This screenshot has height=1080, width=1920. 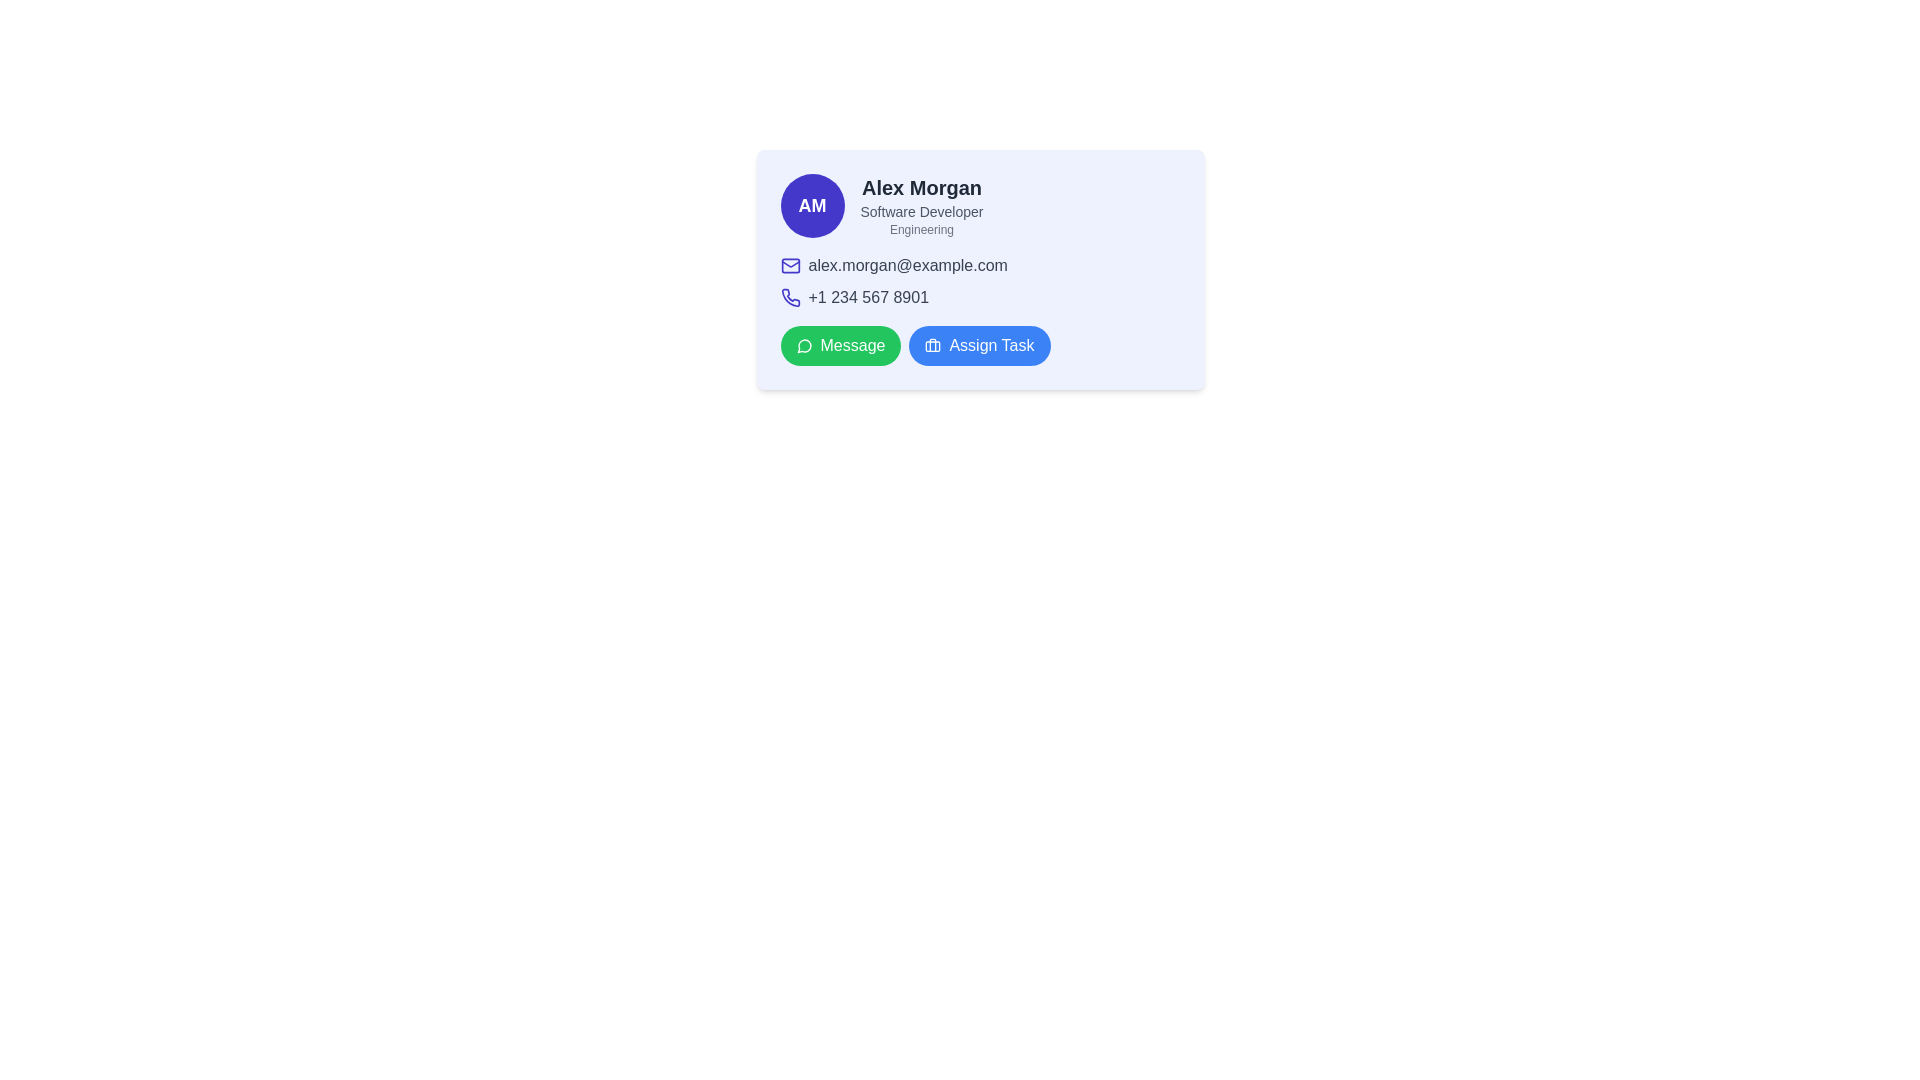 What do you see at coordinates (804, 345) in the screenshot?
I see `the 'Message' button which contains the messaging icon, located at the bottom of the user profile card` at bounding box center [804, 345].